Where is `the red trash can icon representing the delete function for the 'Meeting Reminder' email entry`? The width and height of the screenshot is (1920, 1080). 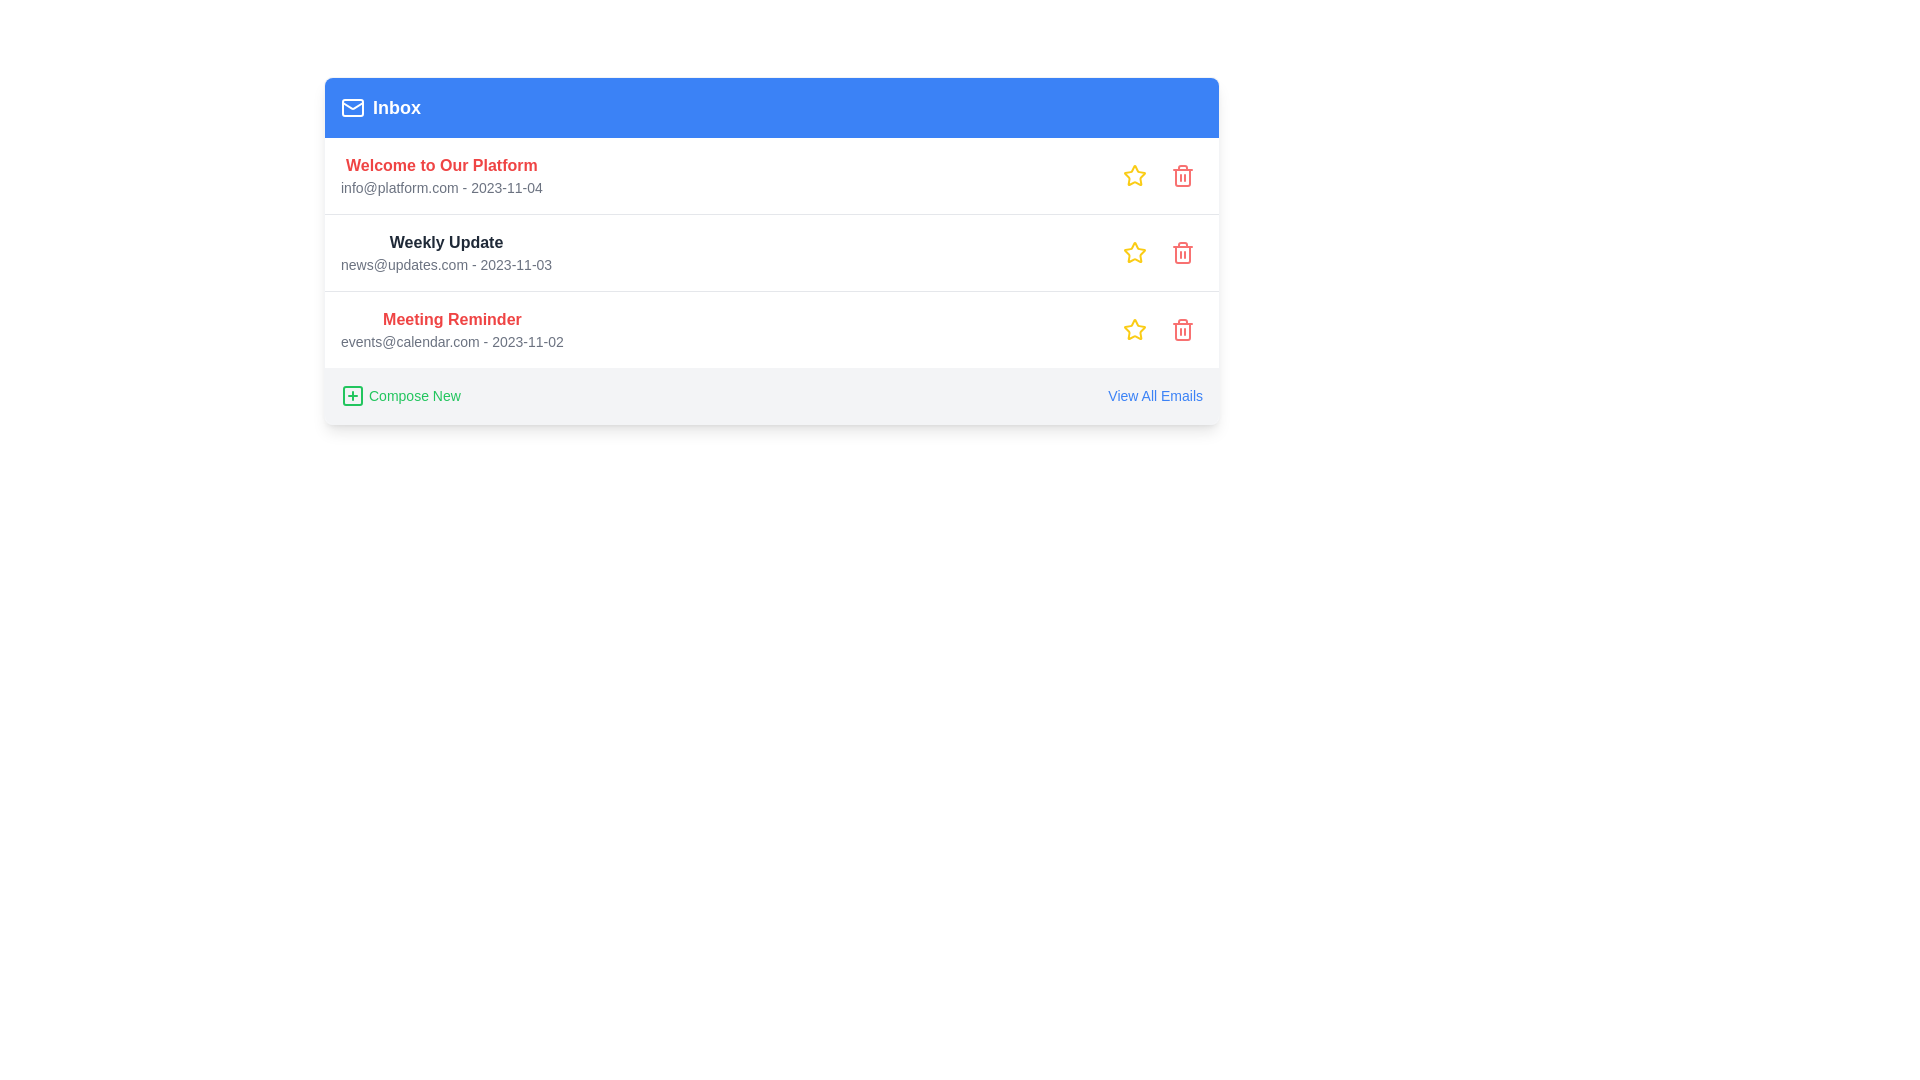 the red trash can icon representing the delete function for the 'Meeting Reminder' email entry is located at coordinates (1182, 329).